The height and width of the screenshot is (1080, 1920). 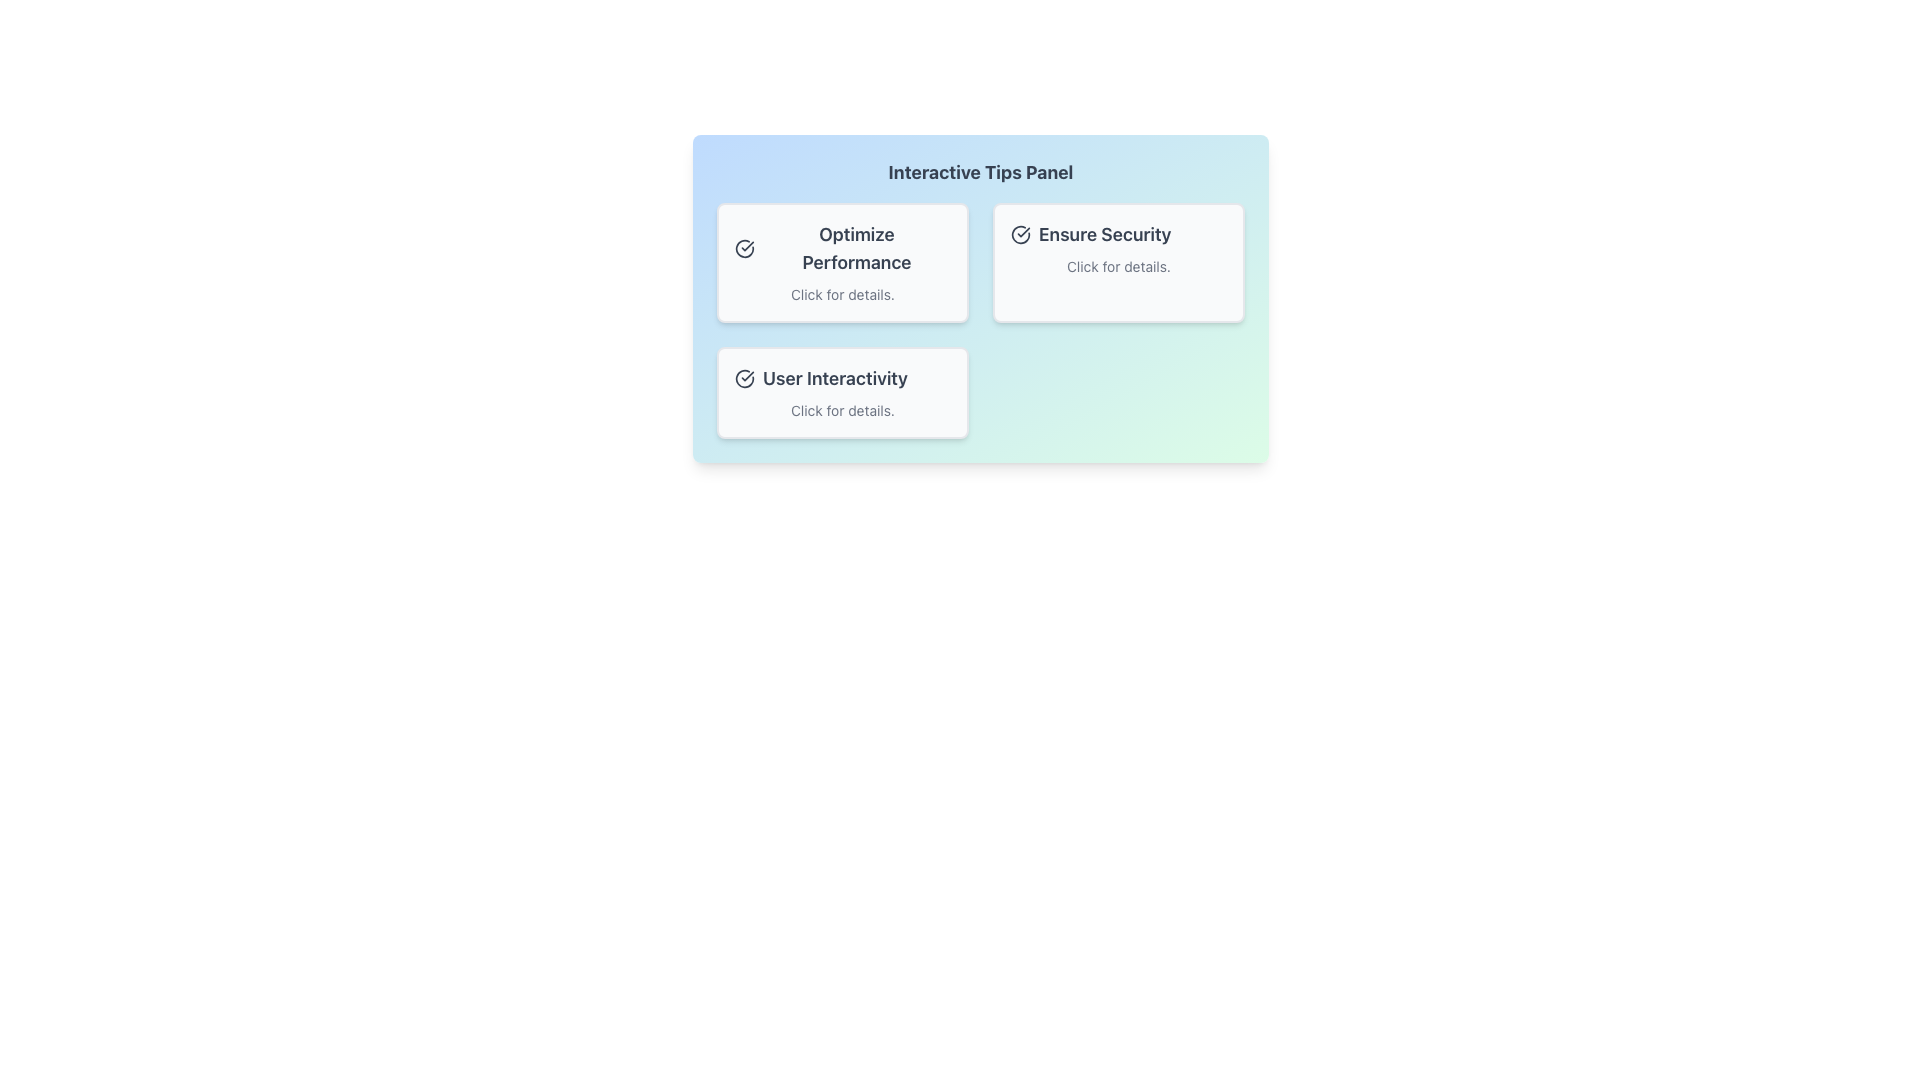 I want to click on the Text Label indicating 'Optimize Performance' located in the top-left card of a 2x2 grid layout, so click(x=843, y=248).